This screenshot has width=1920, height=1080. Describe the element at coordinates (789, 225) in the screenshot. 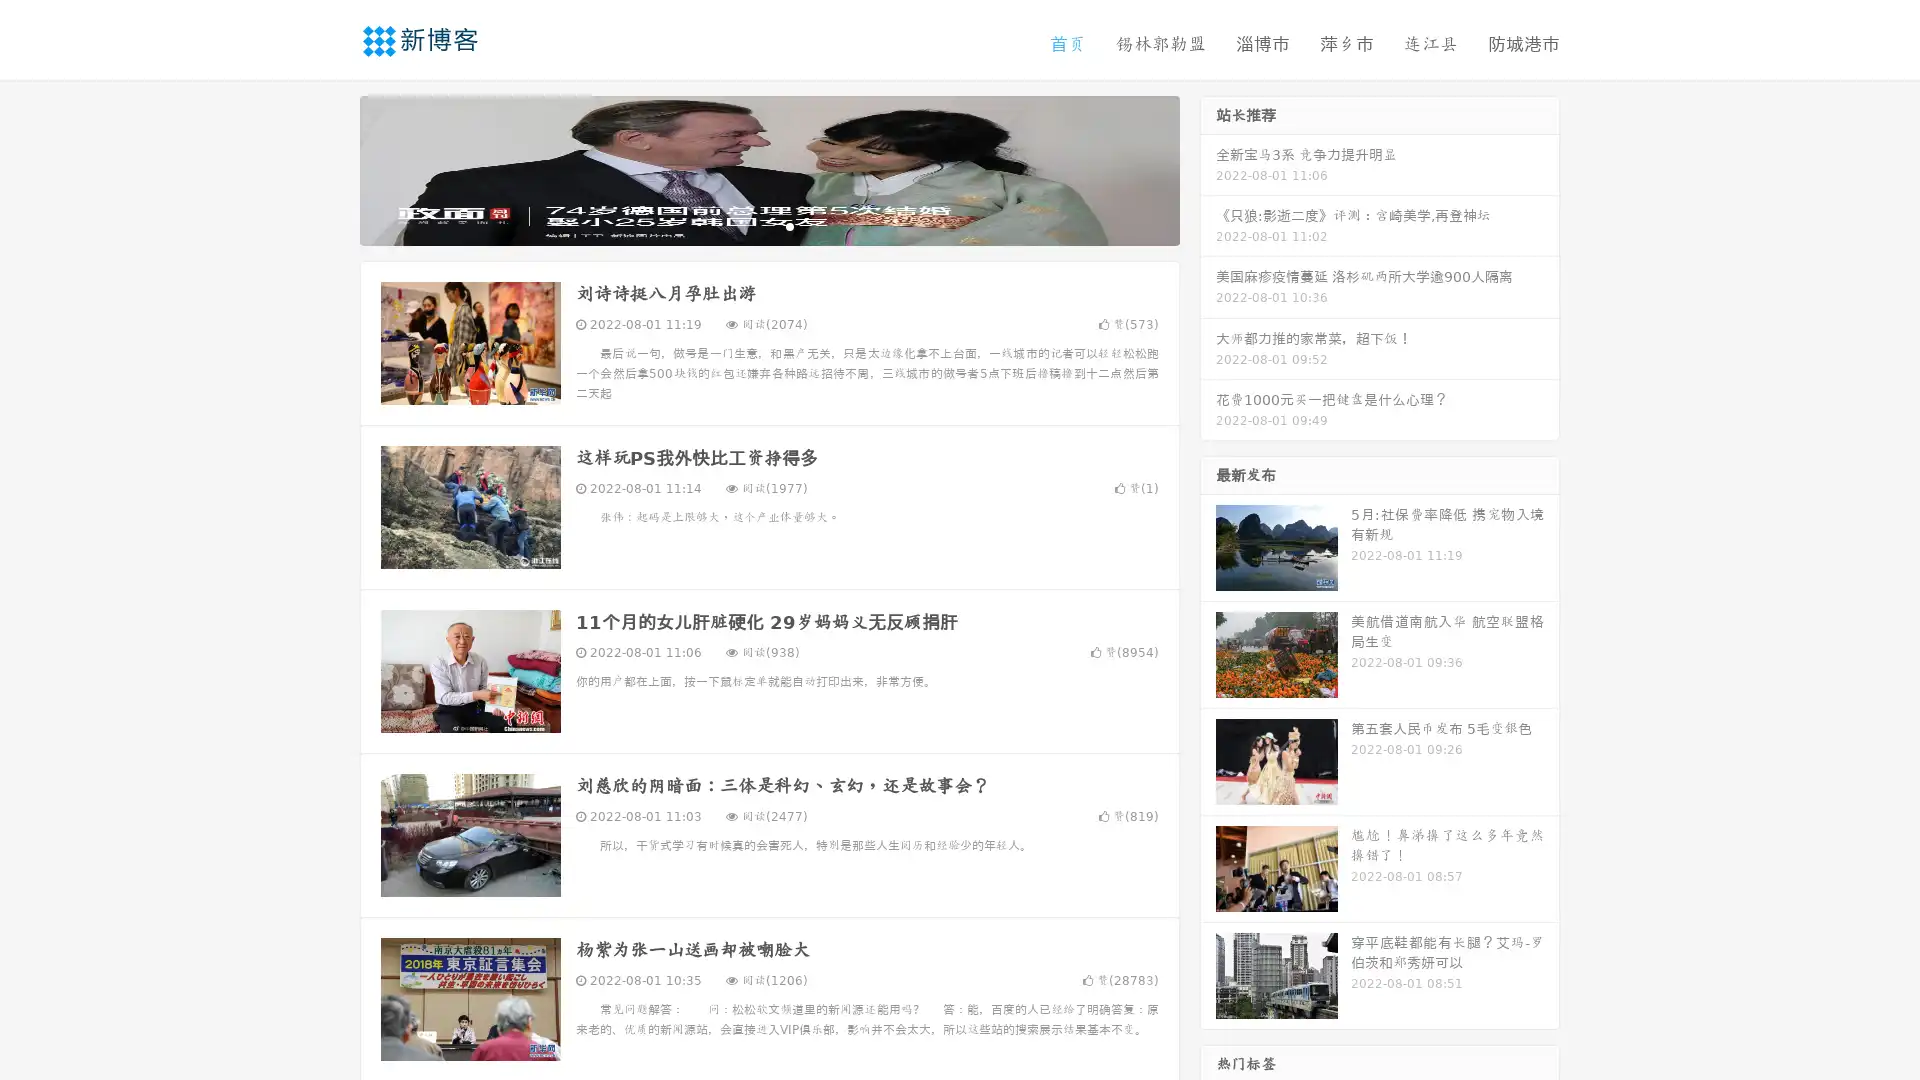

I see `Go to slide 3` at that location.